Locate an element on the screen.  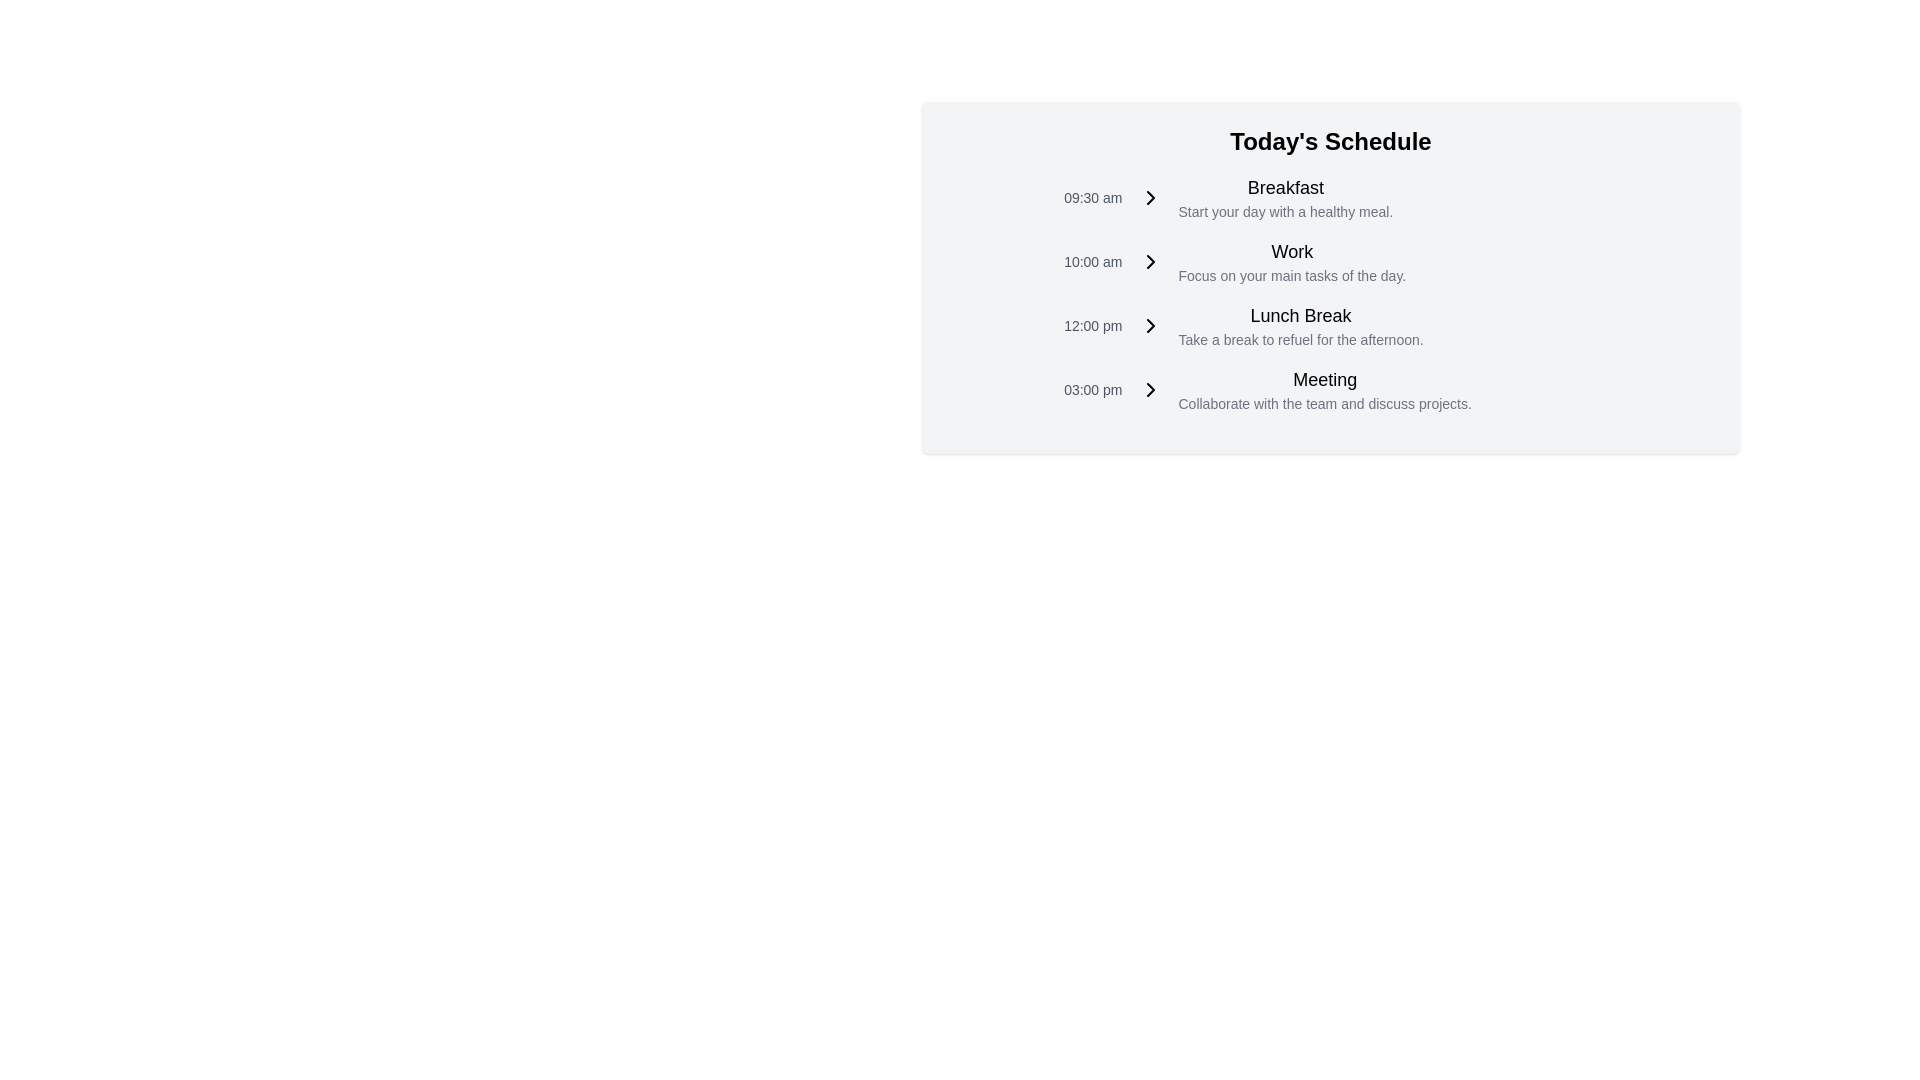
the time indicator displaying '12:00 pm' located in the schedule section under 'Lunch Break', aligned to the right margin is located at coordinates (1092, 325).